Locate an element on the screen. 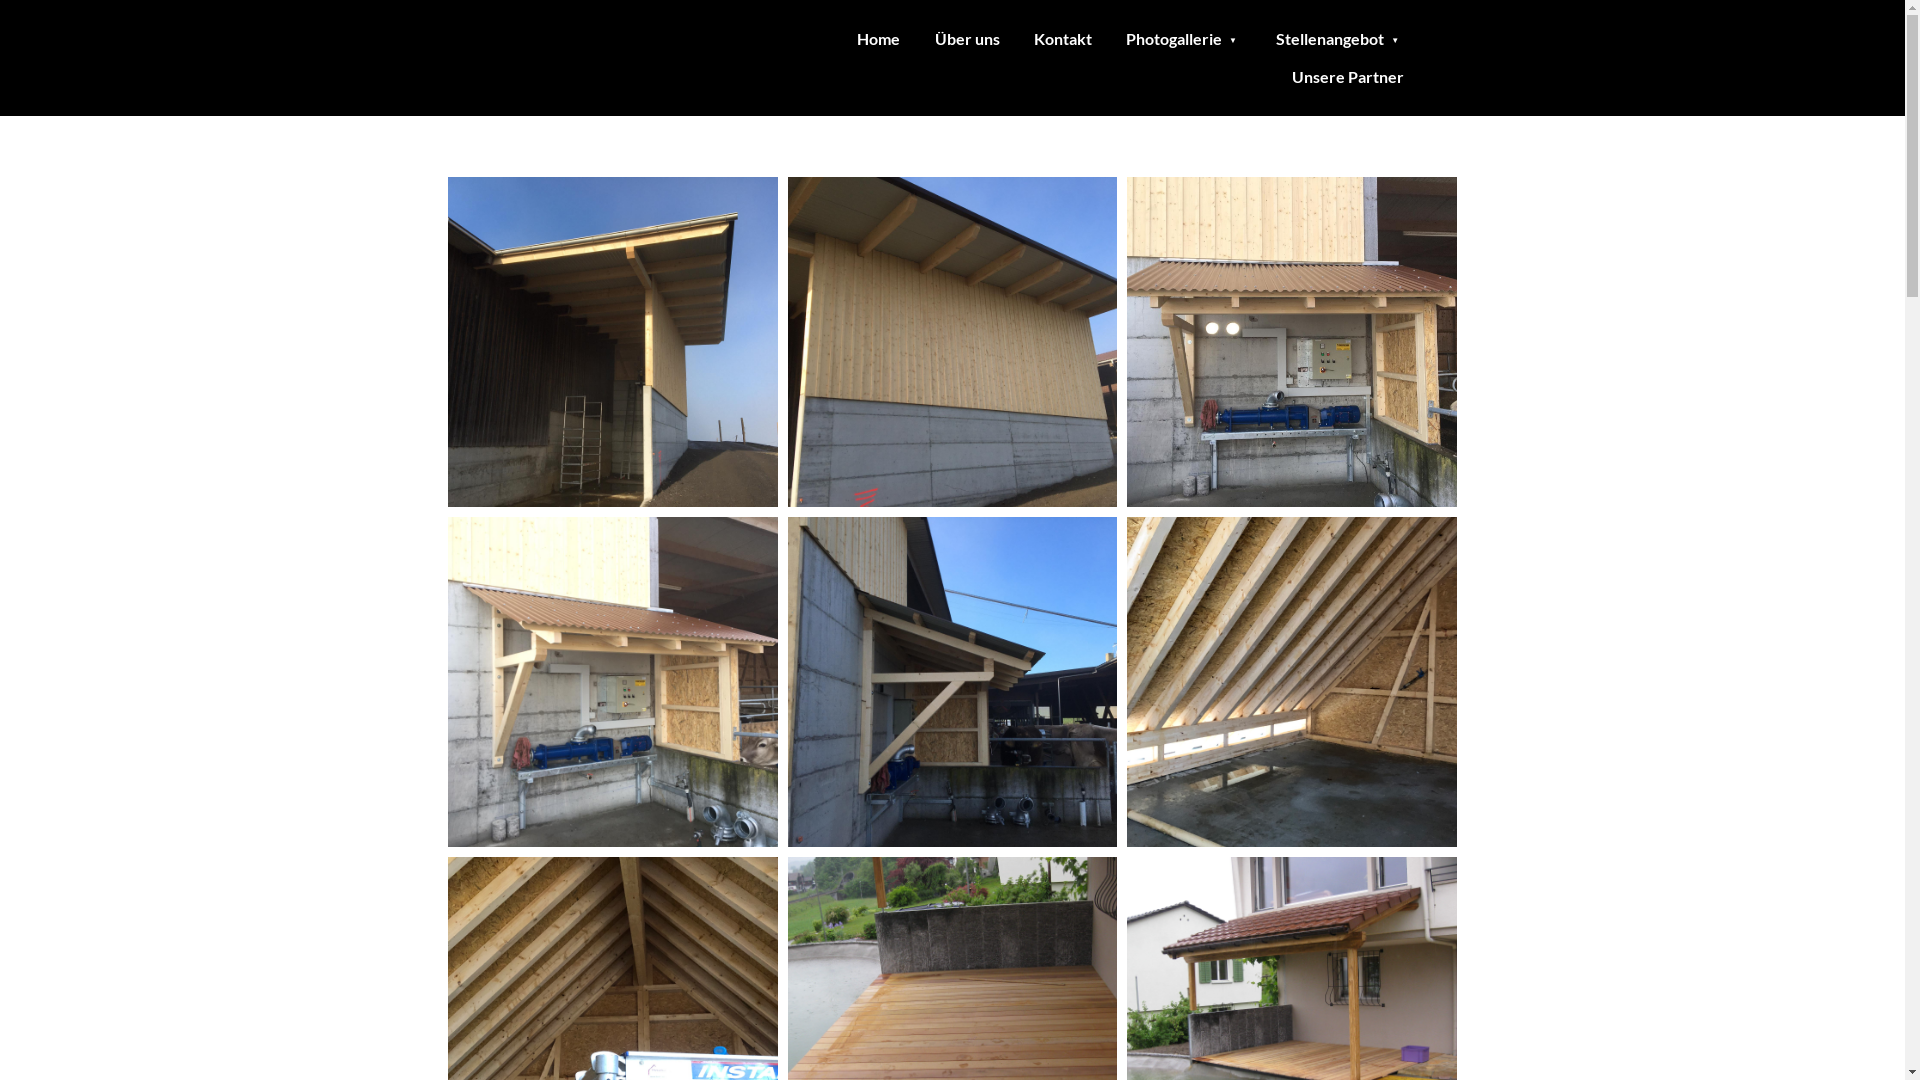  'Kontakt' is located at coordinates (1061, 38).